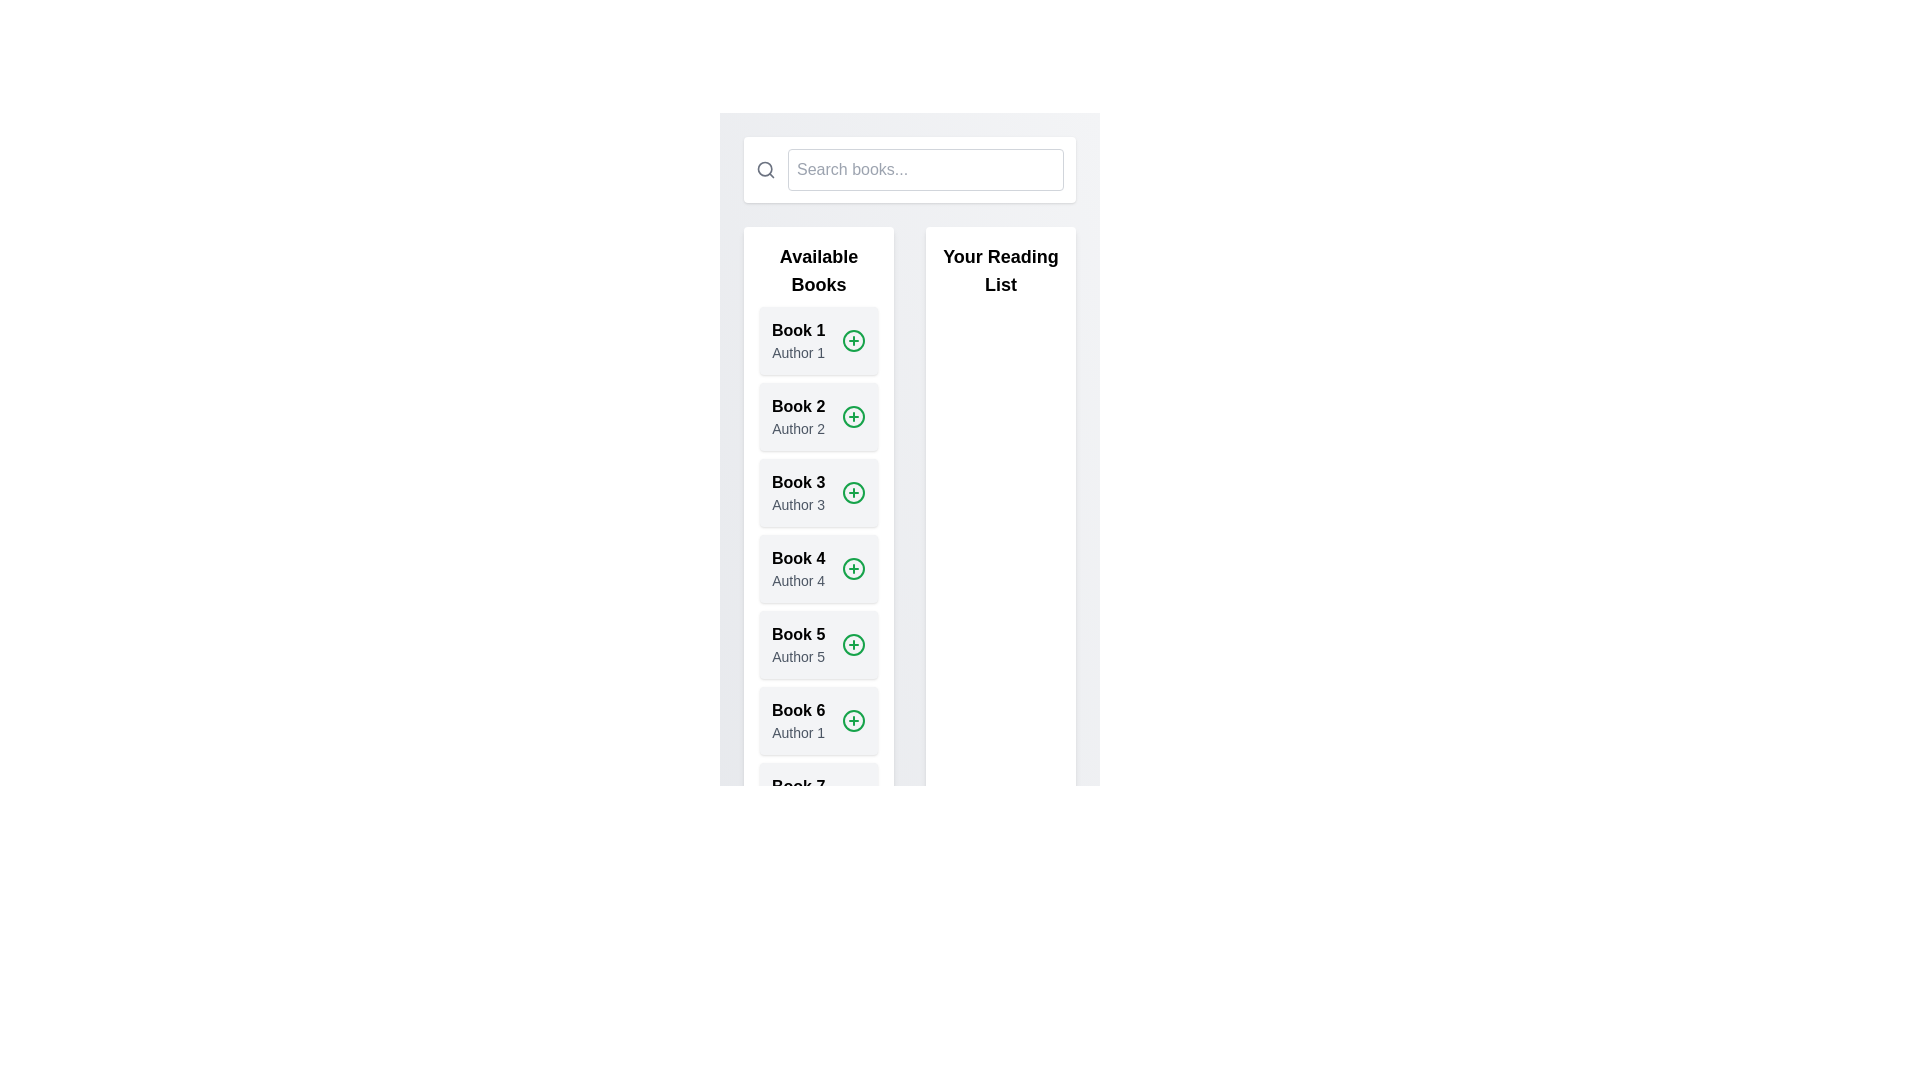 This screenshot has width=1920, height=1080. I want to click on the green plus icon on the first list item representing 'Book 1', so click(819, 339).